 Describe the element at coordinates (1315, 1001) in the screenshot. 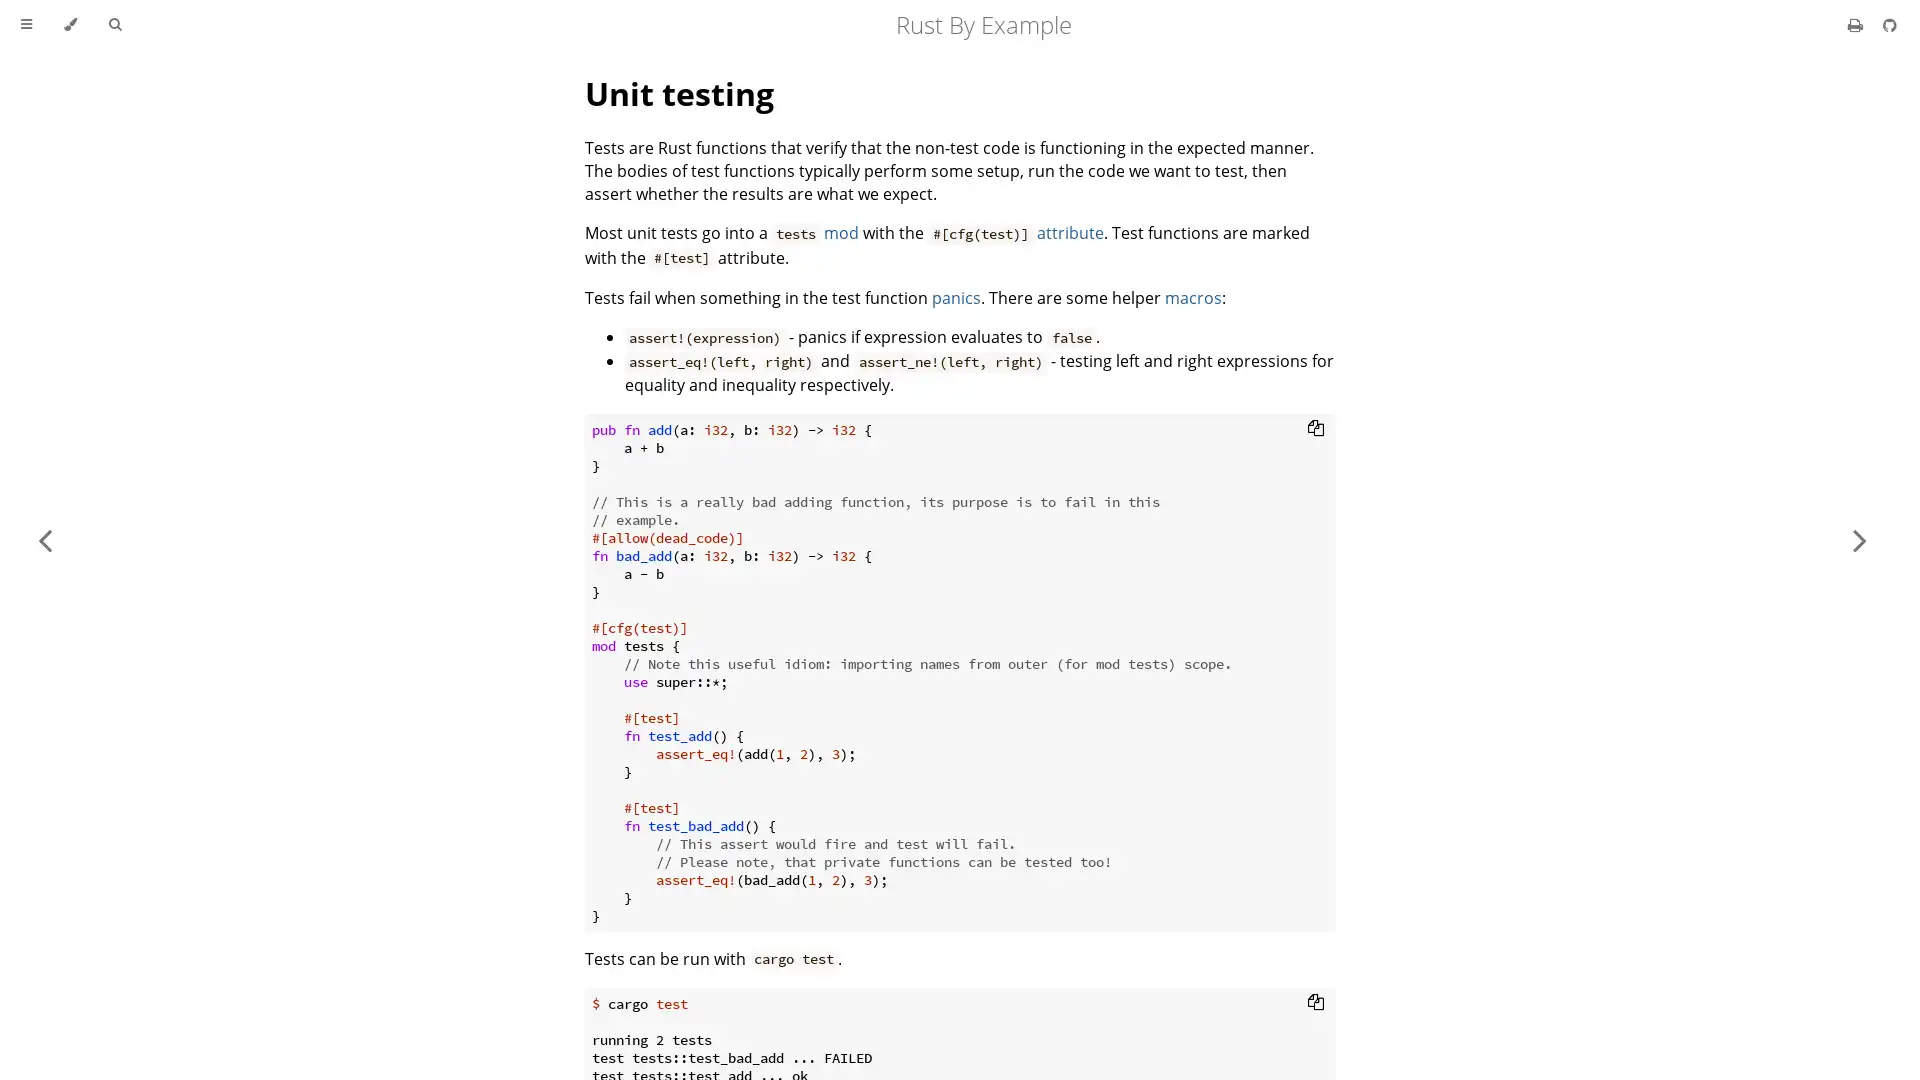

I see `Copy to clipboard` at that location.